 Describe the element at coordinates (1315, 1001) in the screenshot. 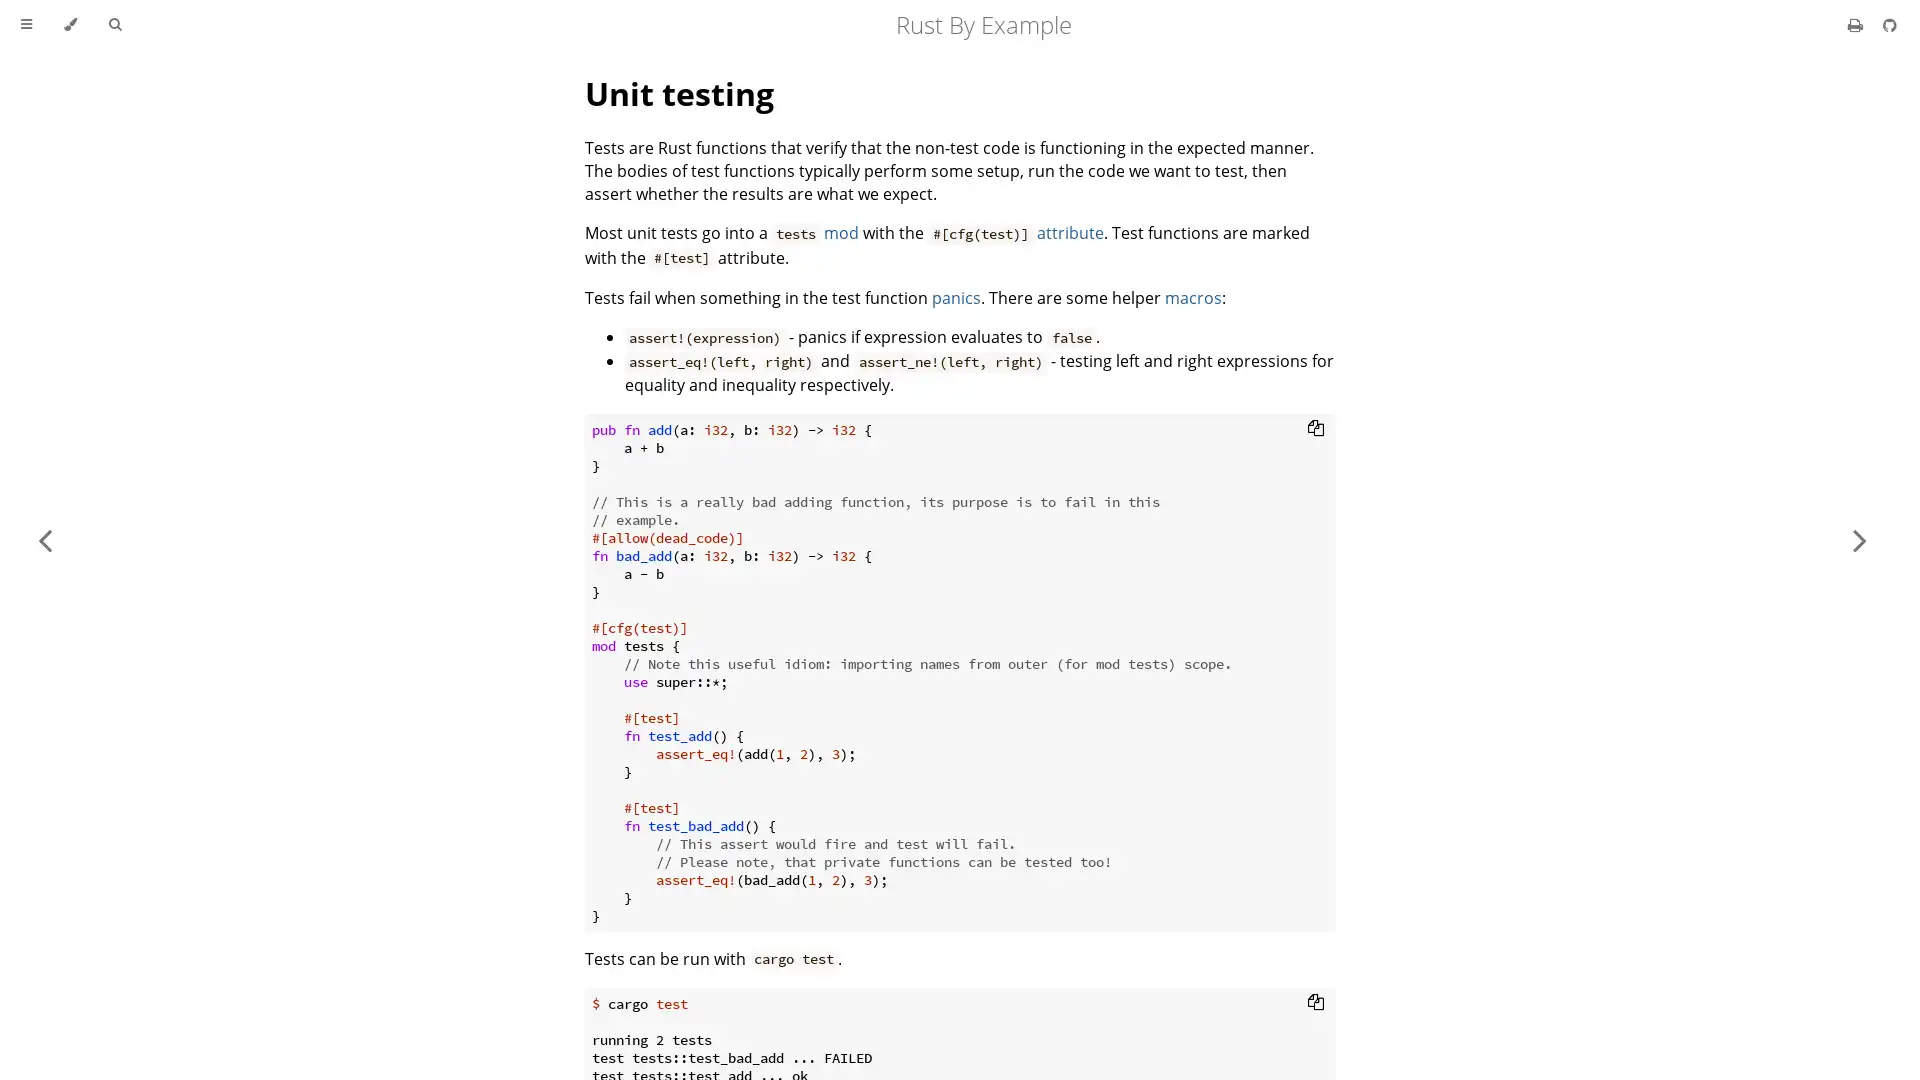

I see `Copy to clipboard` at that location.